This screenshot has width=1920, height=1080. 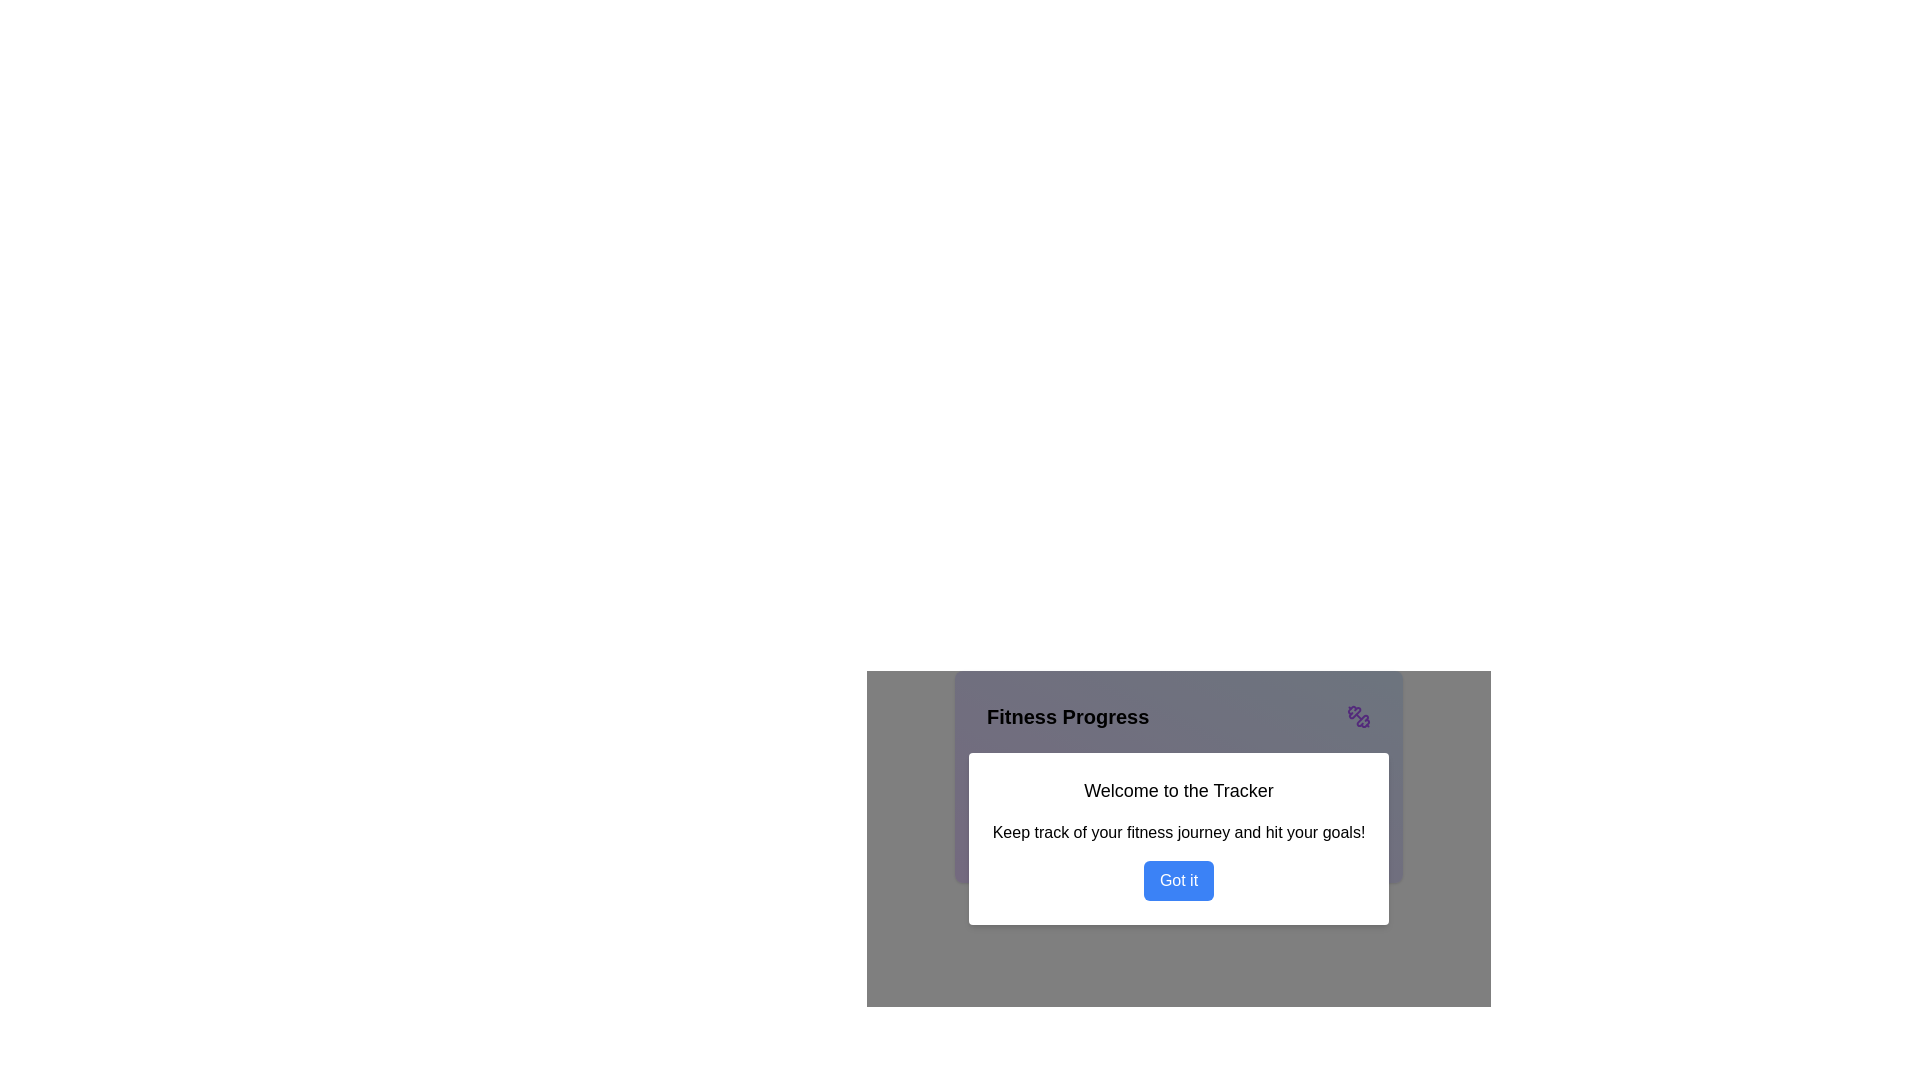 I want to click on the fitness progress icon located to the right of the 'Fitness Progress' text in the header section, so click(x=1358, y=716).